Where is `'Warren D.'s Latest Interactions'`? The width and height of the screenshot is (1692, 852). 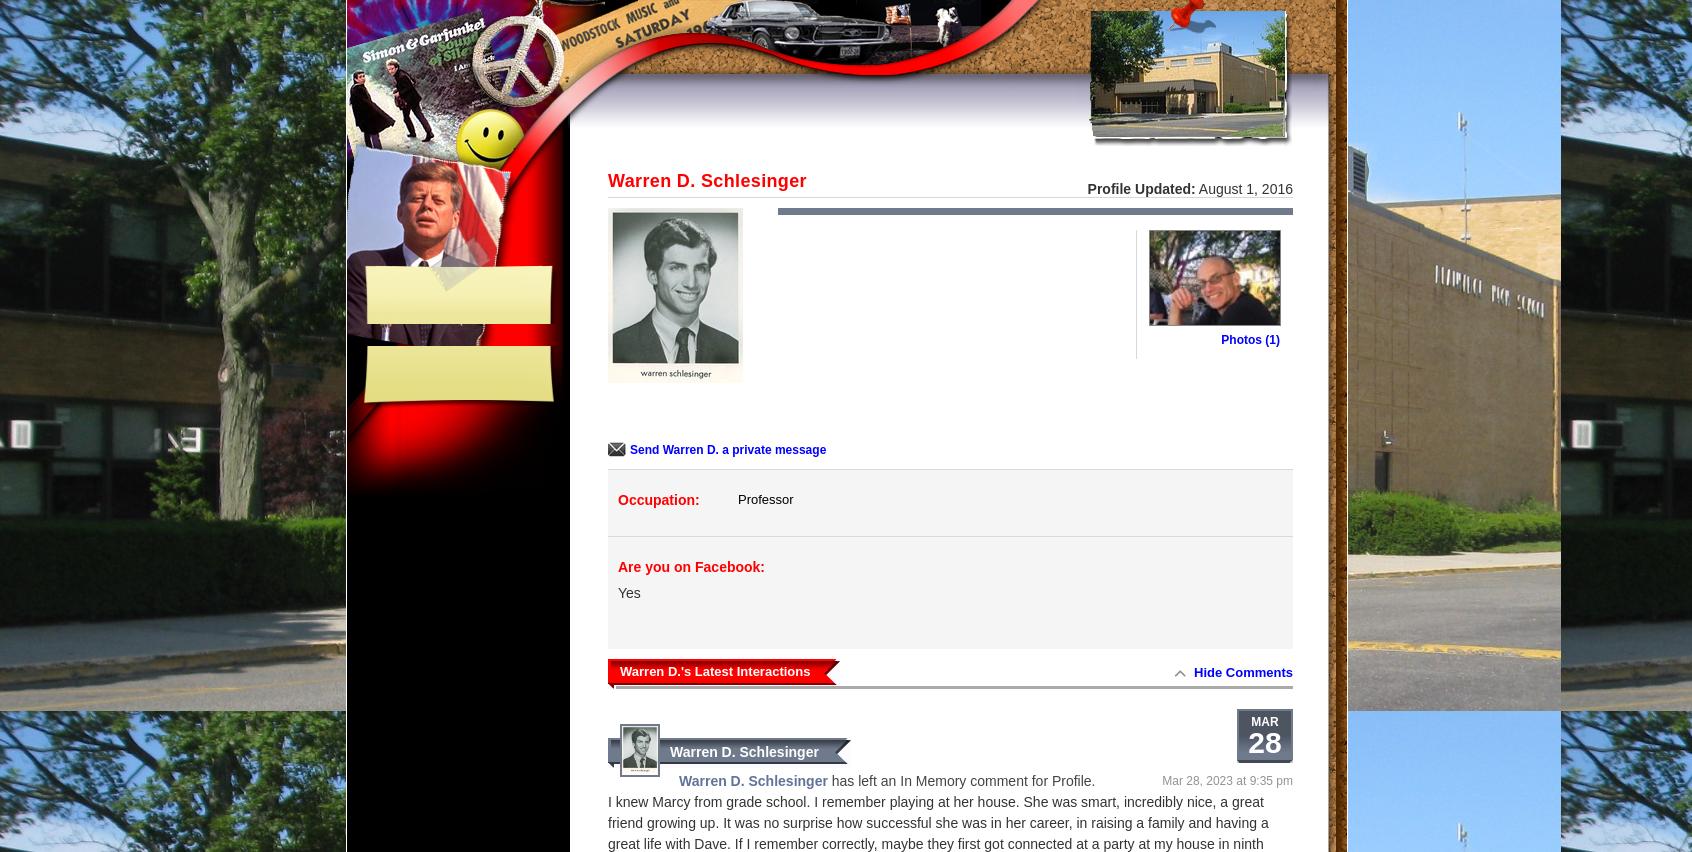 'Warren D.'s Latest Interactions' is located at coordinates (618, 670).